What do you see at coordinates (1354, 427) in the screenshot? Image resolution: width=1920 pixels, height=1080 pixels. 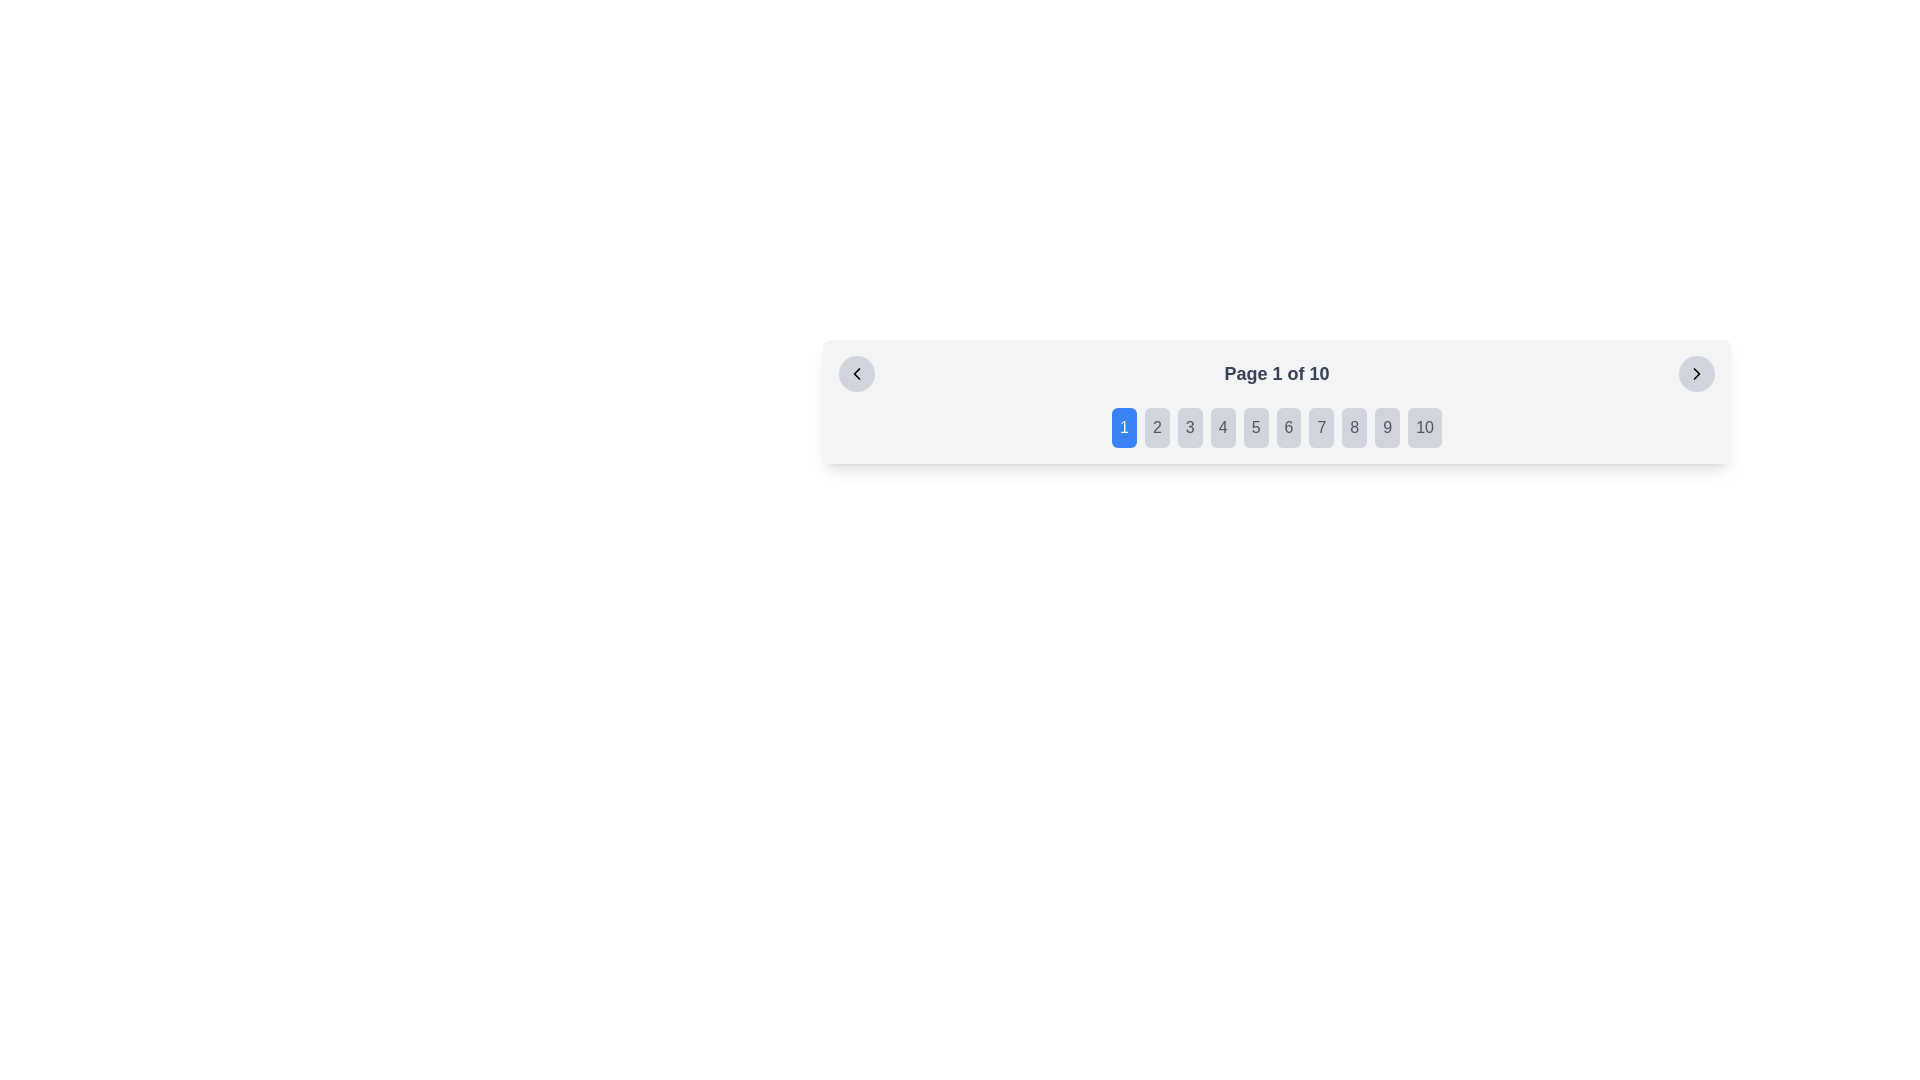 I see `the button labeled '8', which is the eighth button in a horizontal row of buttons with a light gray background and dark gray text, to trigger visual feedback` at bounding box center [1354, 427].